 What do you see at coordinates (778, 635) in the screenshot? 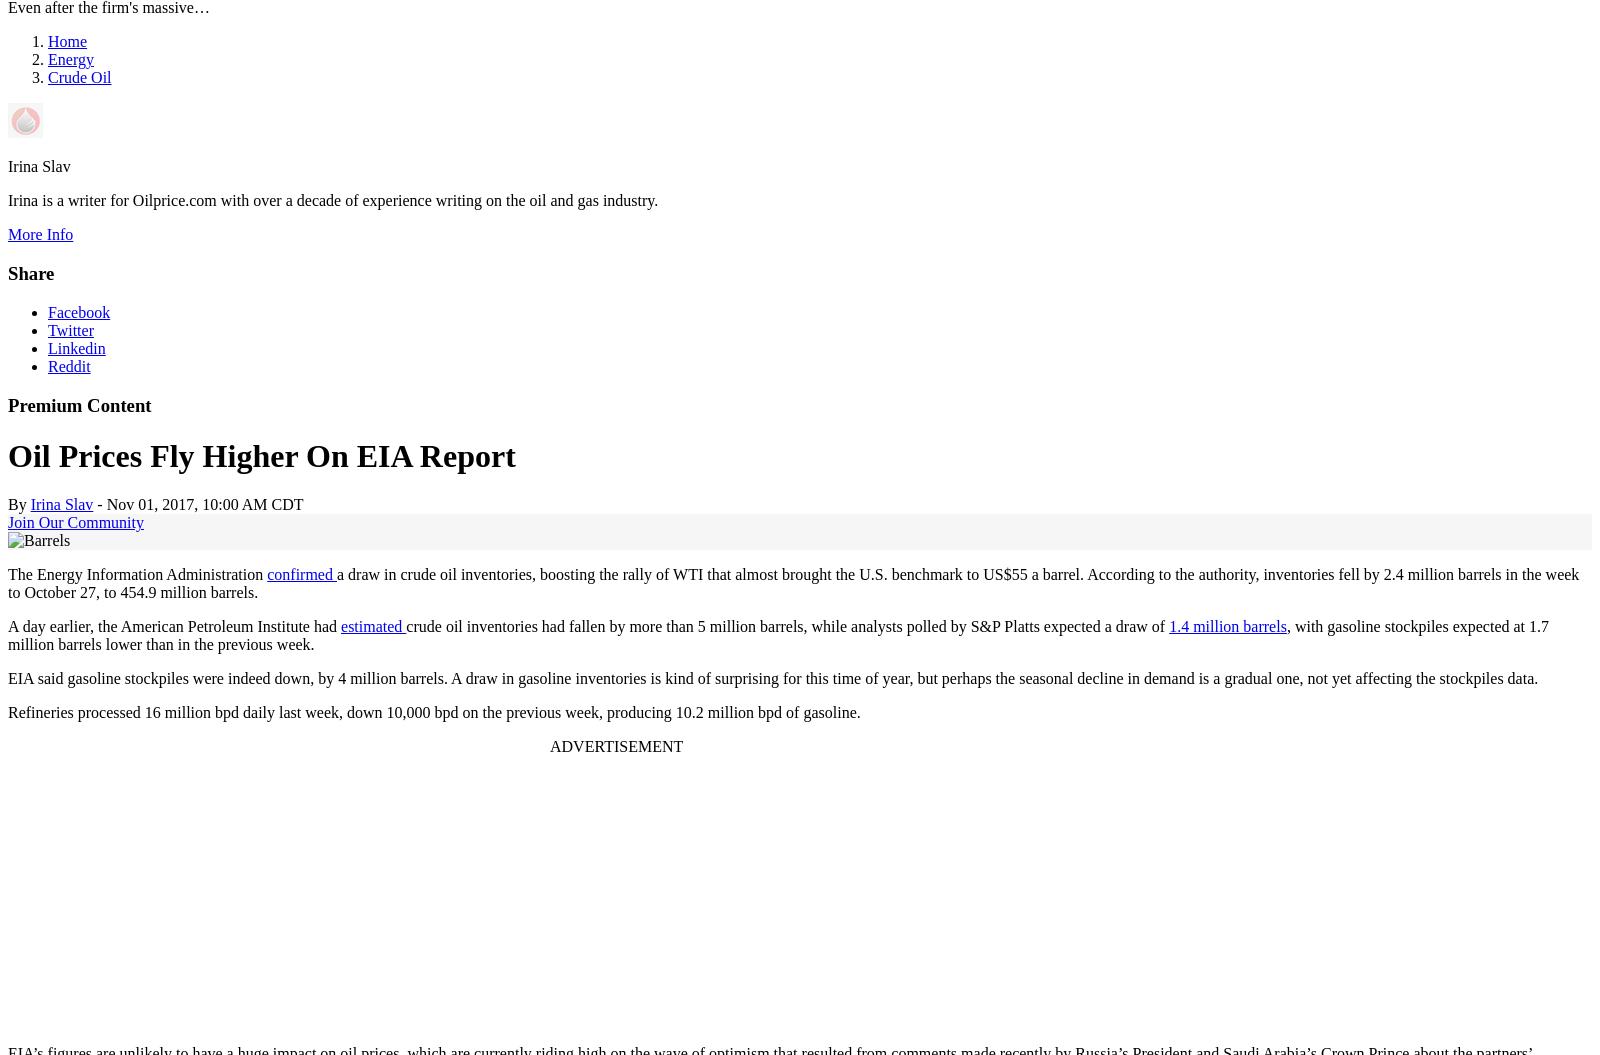
I see `', with gasoline stockpiles expected at 1.7 million barrels lower than in the previous week.'` at bounding box center [778, 635].